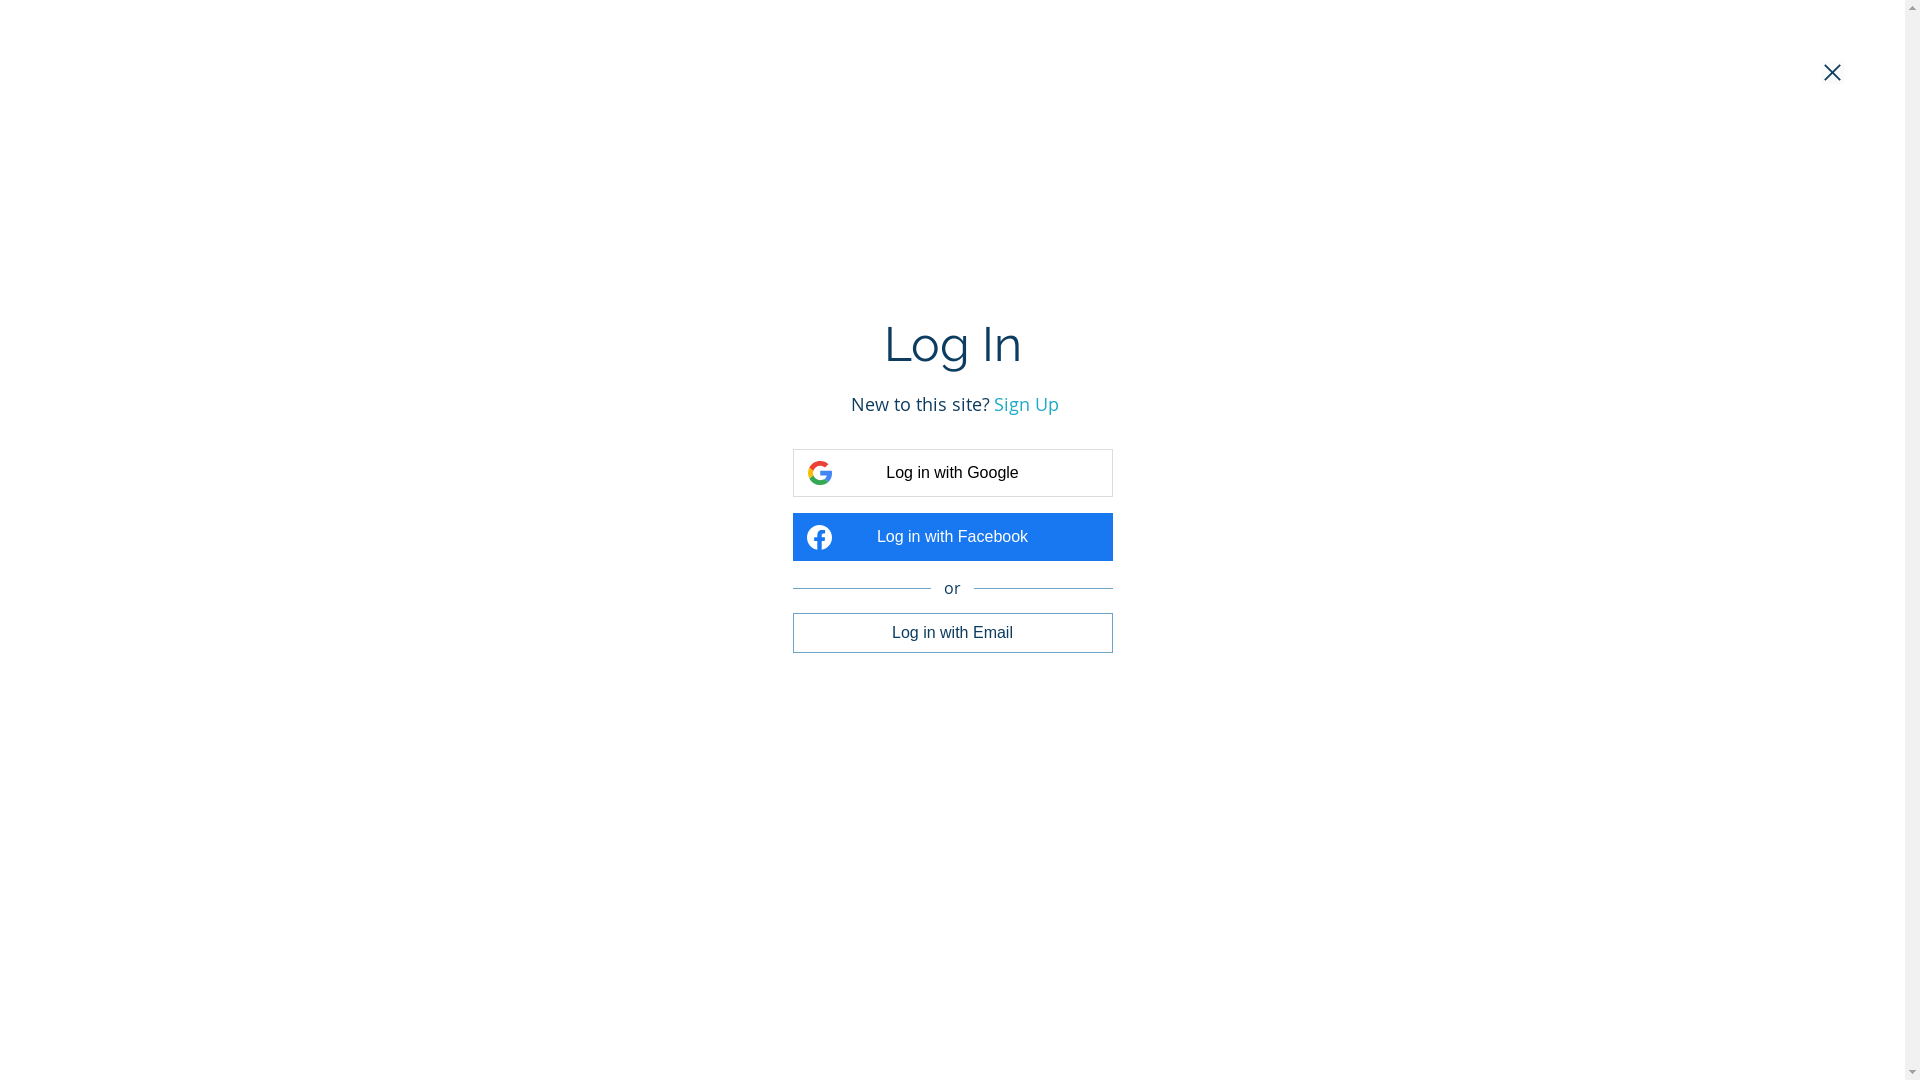  Describe the element at coordinates (950, 473) in the screenshot. I see `'Log in with Google'` at that location.